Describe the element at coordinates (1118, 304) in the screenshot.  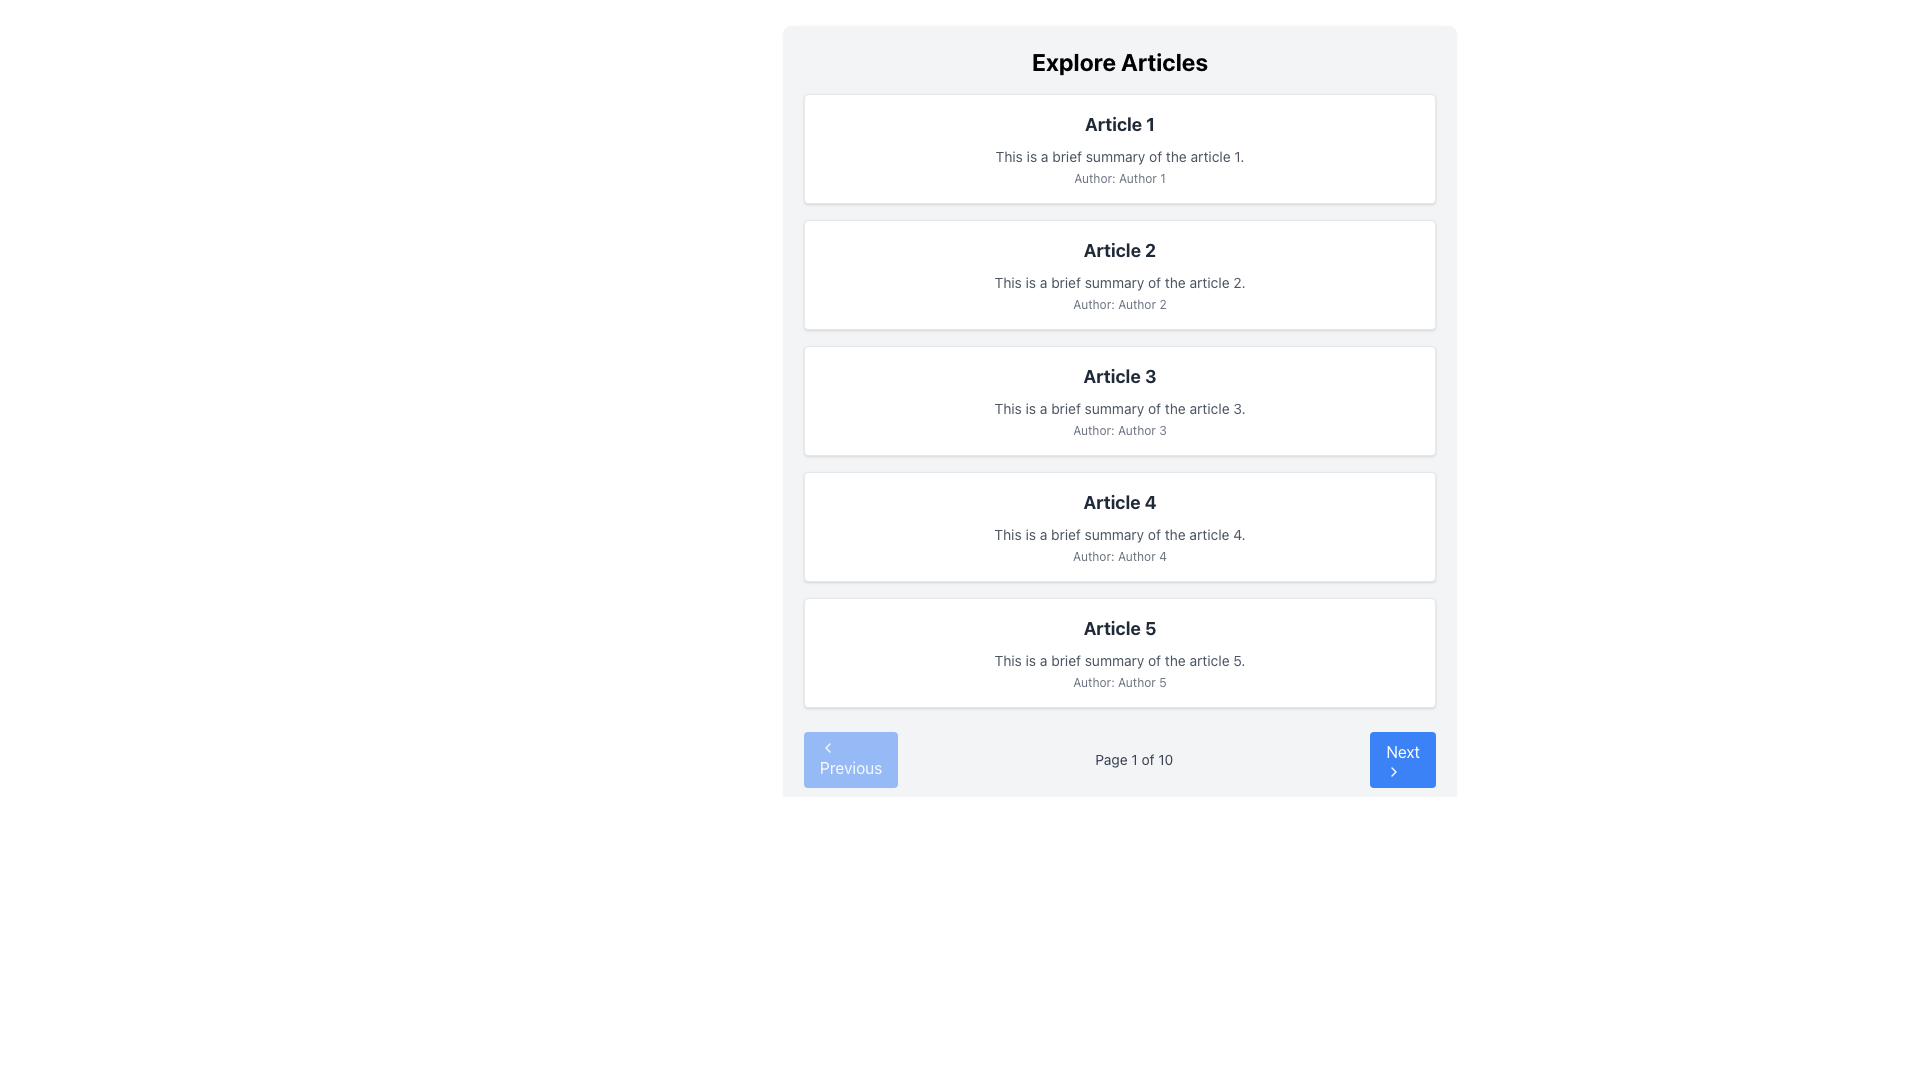
I see `the static text element displaying 'Author: Author 2', which is located beneath the summary of 'Article 2'` at that location.